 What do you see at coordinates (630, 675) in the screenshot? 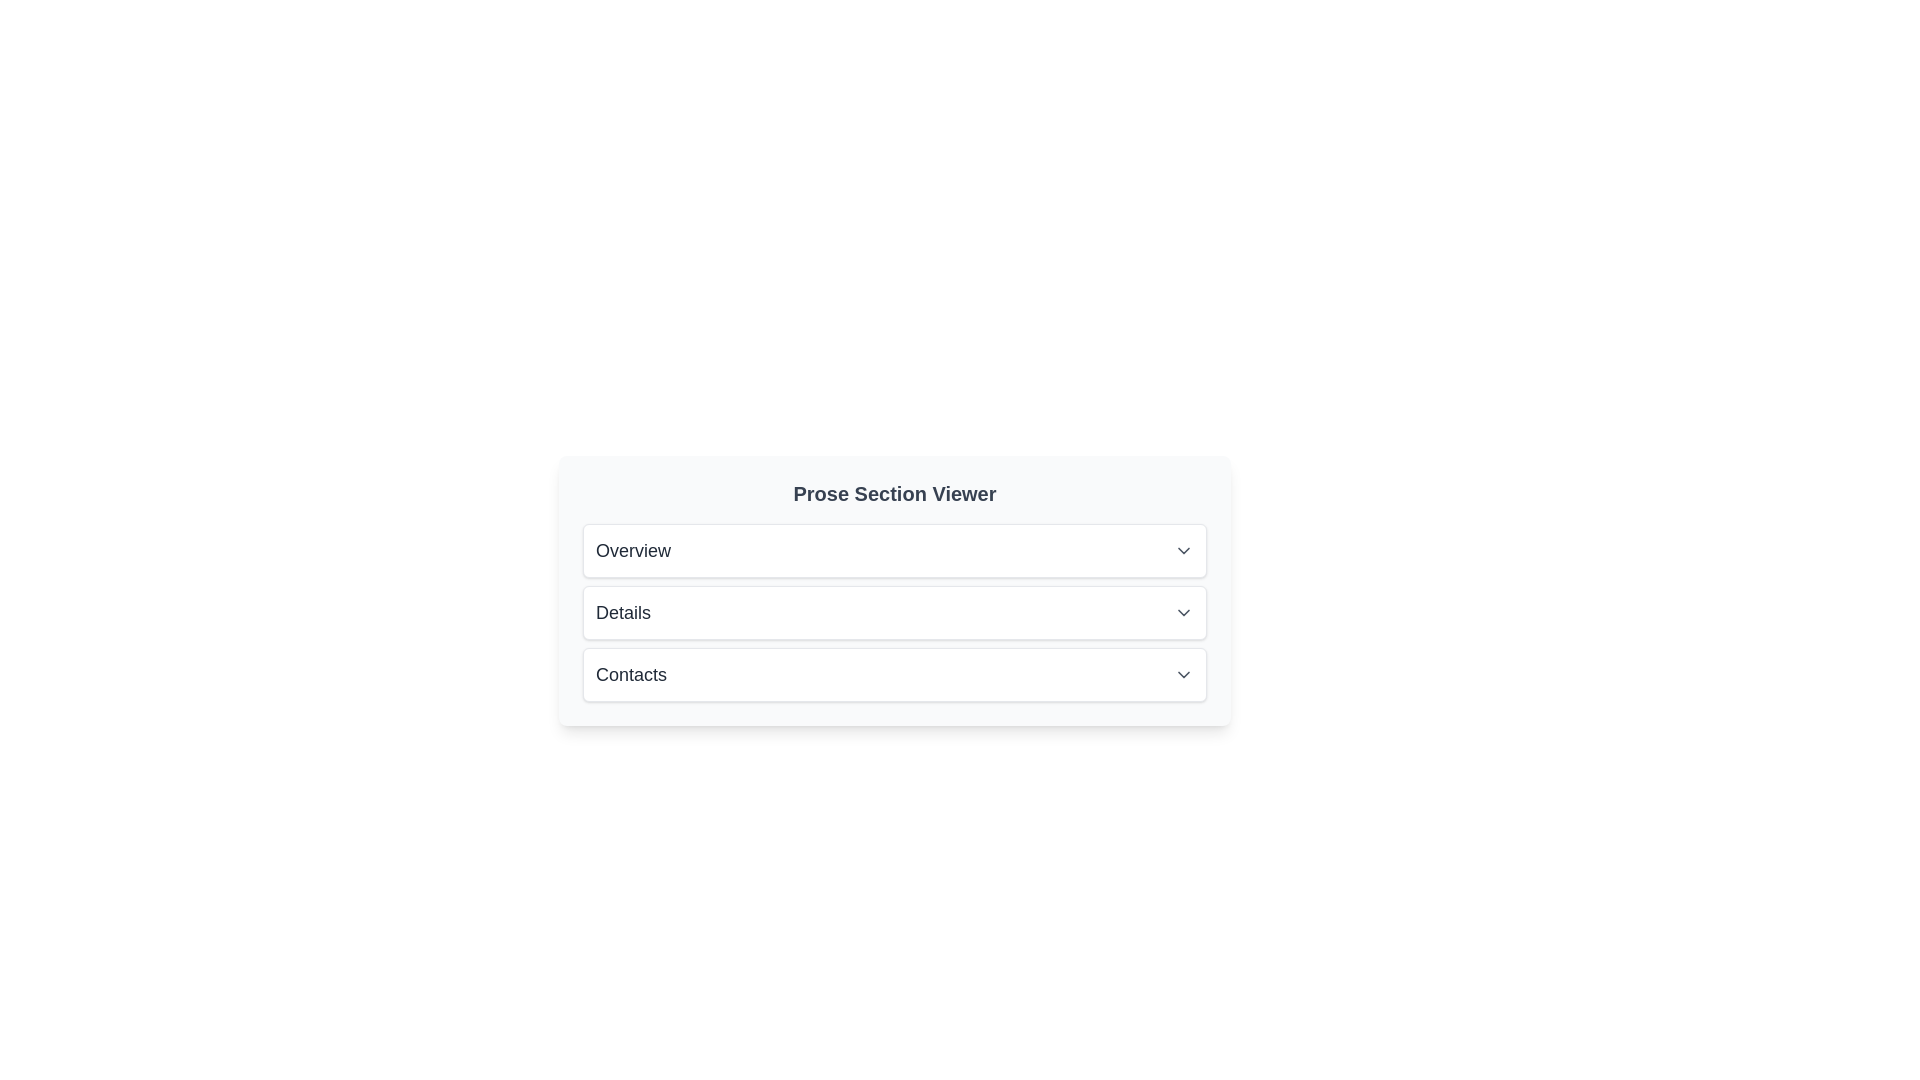
I see `the Text label that identifies the collapsible section, located in the lower part of the vertical stack of 'Overview', 'Details', and 'Contacts'` at bounding box center [630, 675].